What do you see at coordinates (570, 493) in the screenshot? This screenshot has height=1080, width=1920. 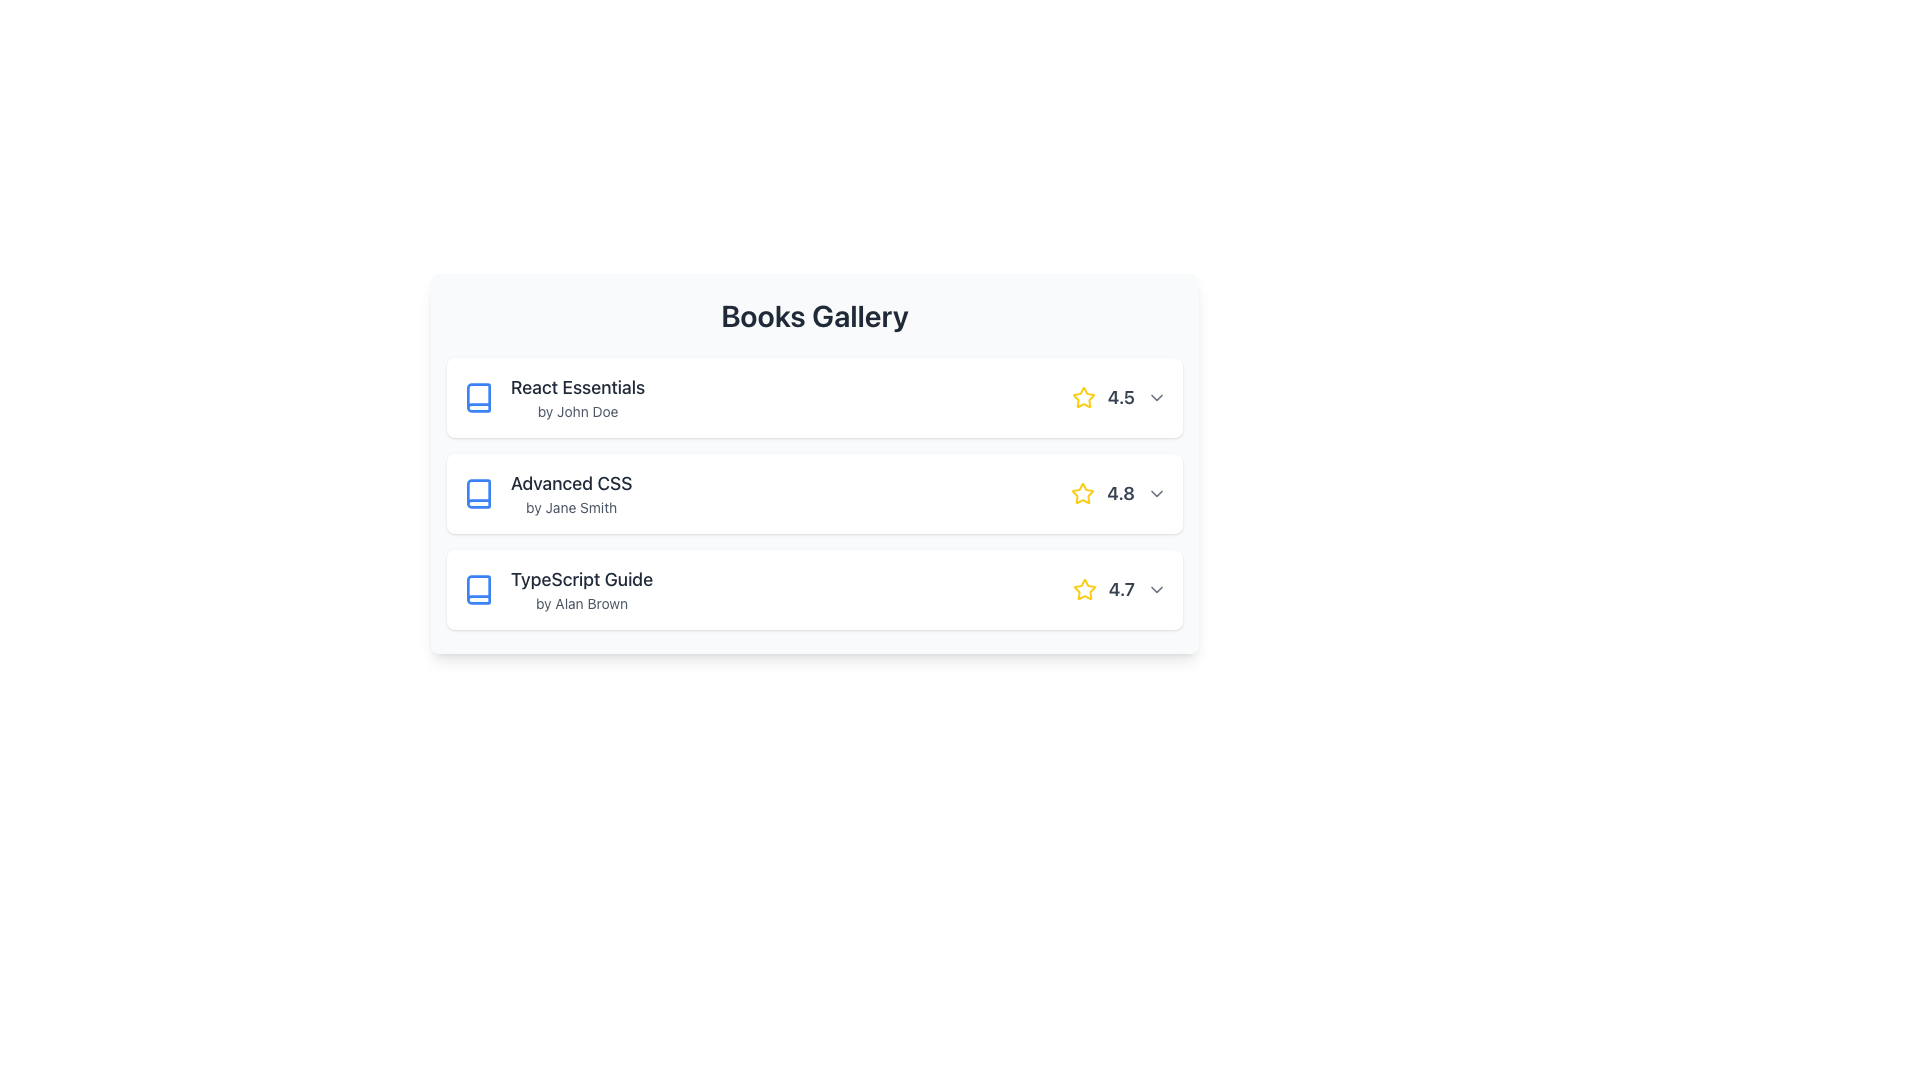 I see `the Text Display Section that displays the title and author of the book/course, which is the second entry in the 'Books Gallery' section` at bounding box center [570, 493].